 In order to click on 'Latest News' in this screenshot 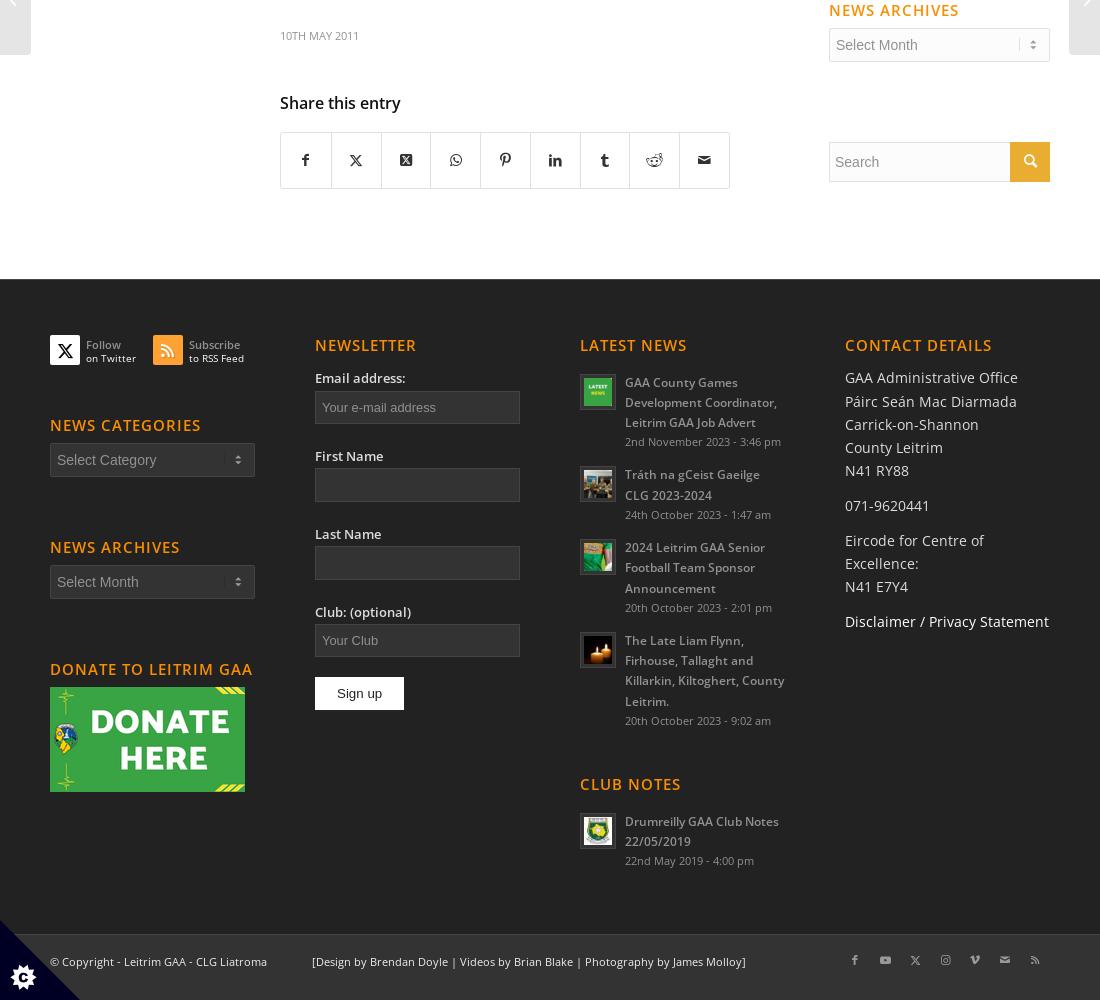, I will do `click(579, 343)`.